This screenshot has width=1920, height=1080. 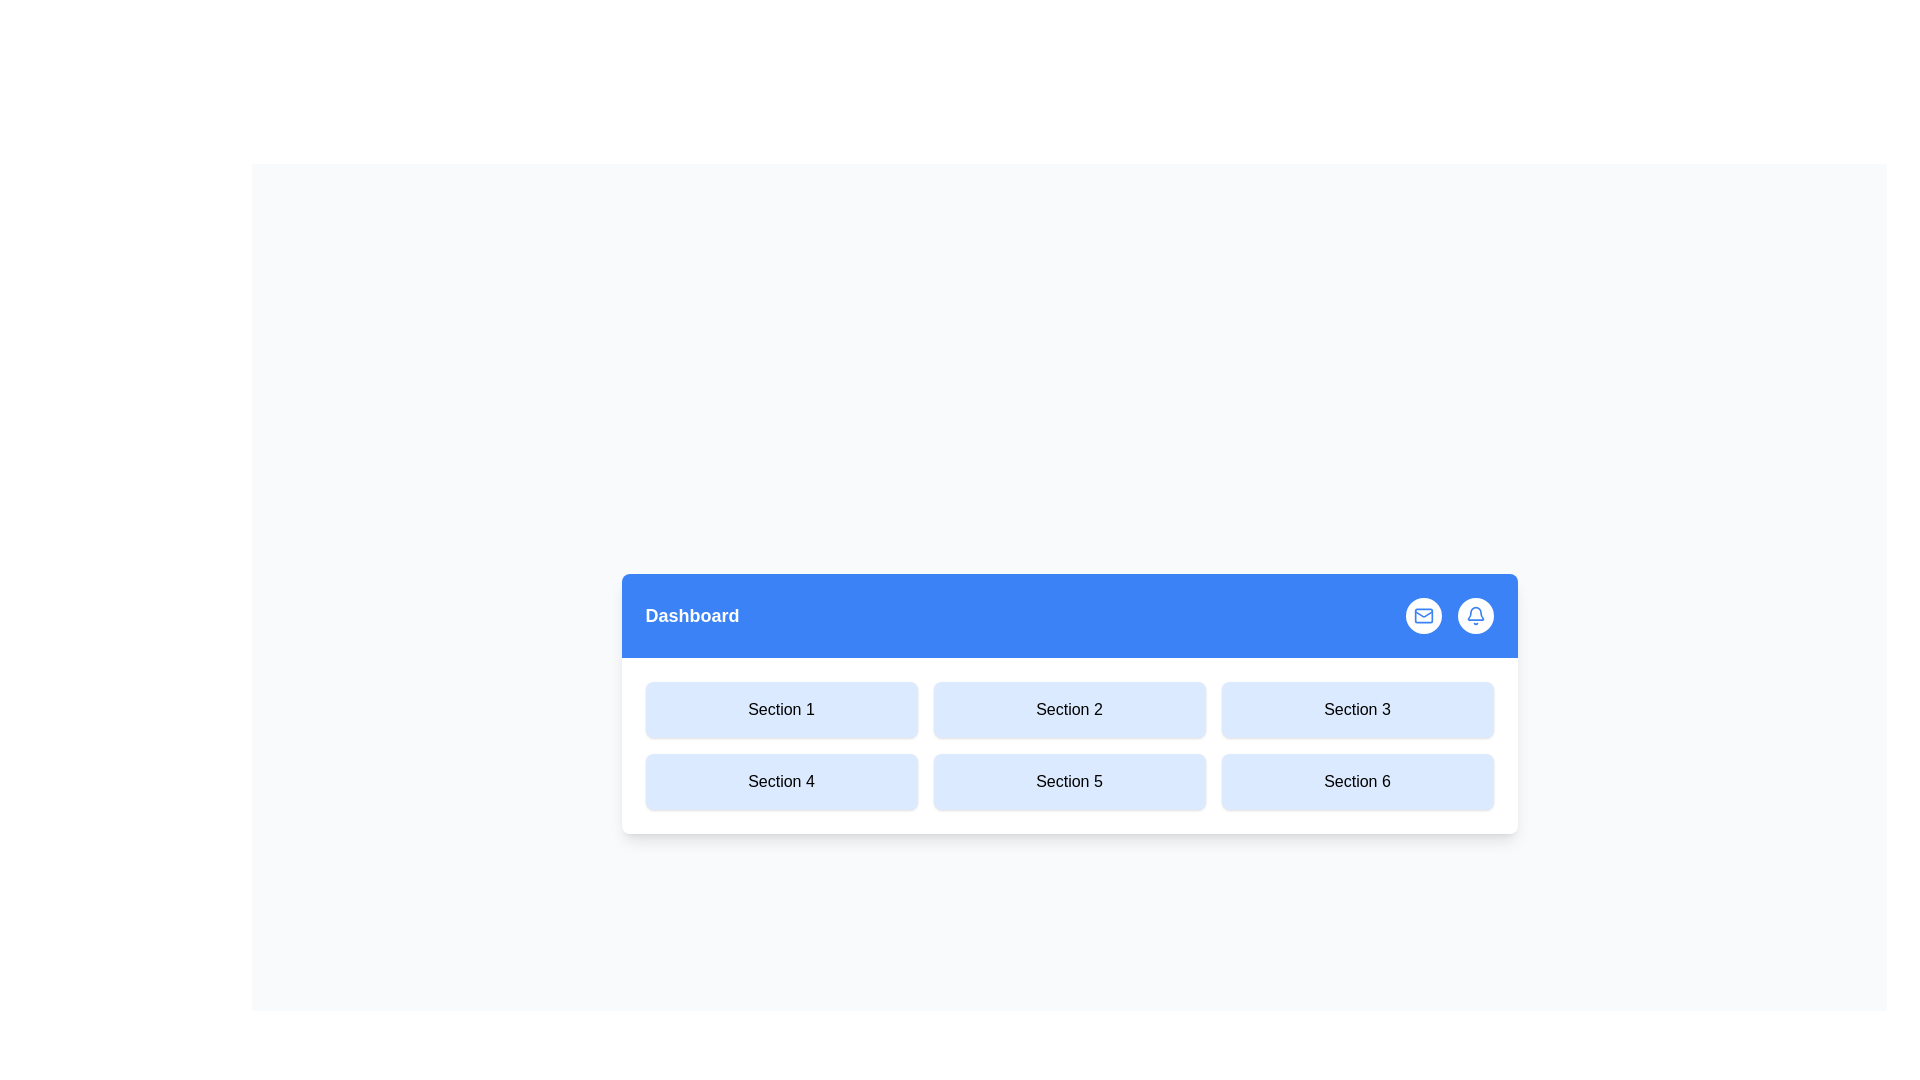 What do you see at coordinates (780, 781) in the screenshot?
I see `the Interactive panel or card located in the second row, first column of the dashboard interface, which is positioned directly below 'Section 1' and to the left of 'Section 5'` at bounding box center [780, 781].